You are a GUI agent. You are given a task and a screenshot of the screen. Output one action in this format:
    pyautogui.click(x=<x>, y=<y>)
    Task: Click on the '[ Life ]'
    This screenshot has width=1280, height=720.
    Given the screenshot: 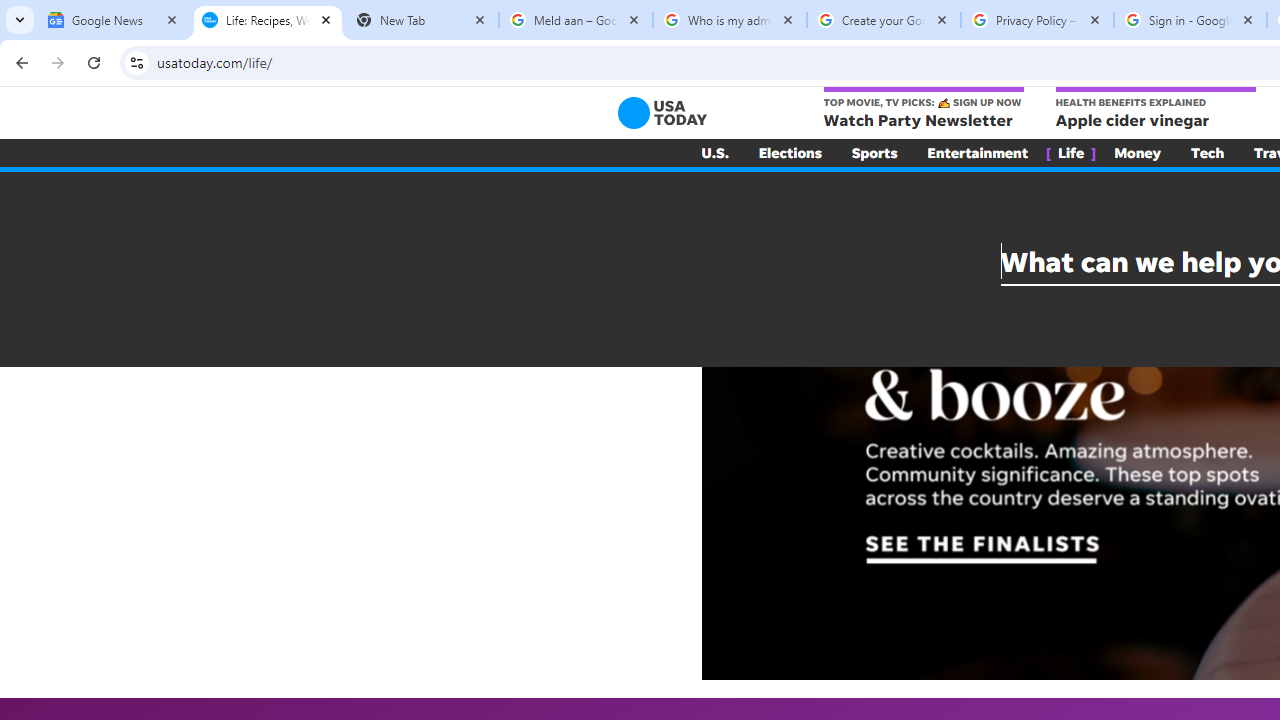 What is the action you would take?
    pyautogui.click(x=1070, y=152)
    